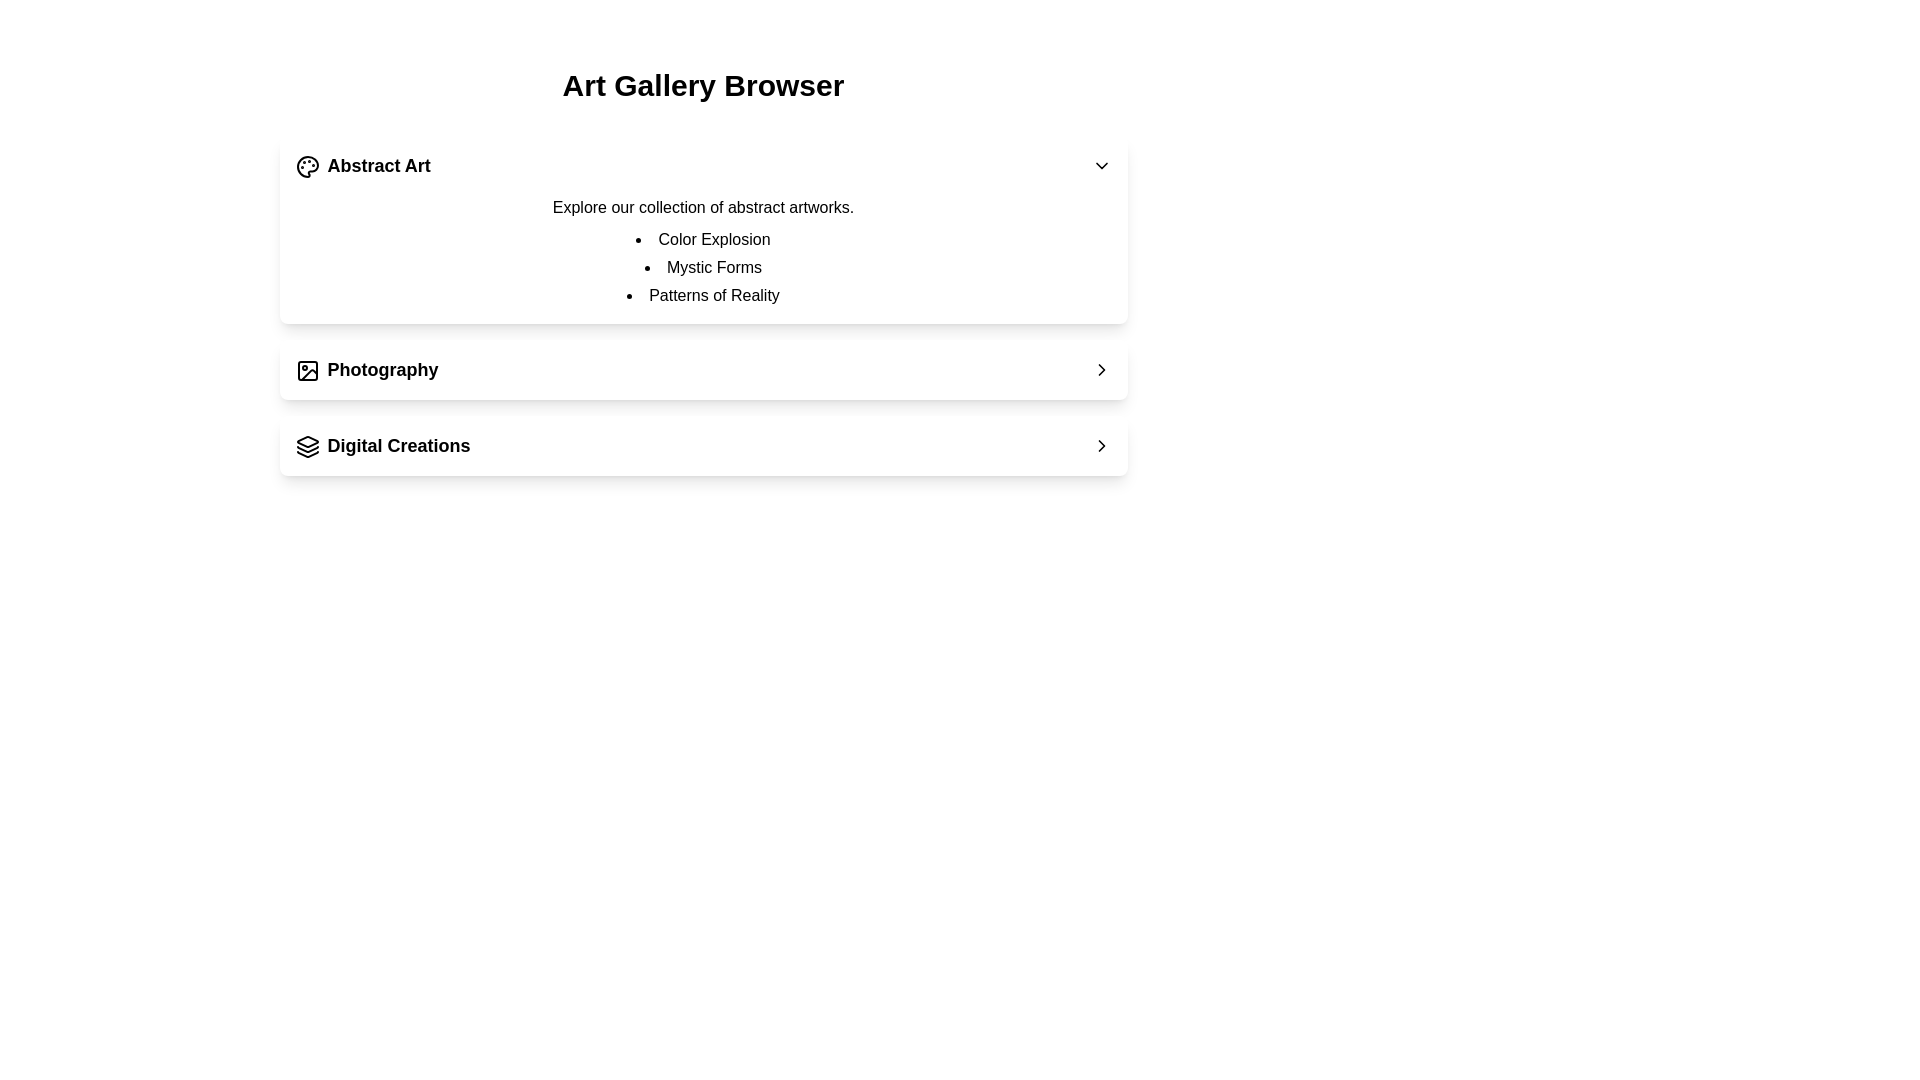 The height and width of the screenshot is (1080, 1920). Describe the element at coordinates (306, 371) in the screenshot. I see `the icon of the category header for Photography` at that location.